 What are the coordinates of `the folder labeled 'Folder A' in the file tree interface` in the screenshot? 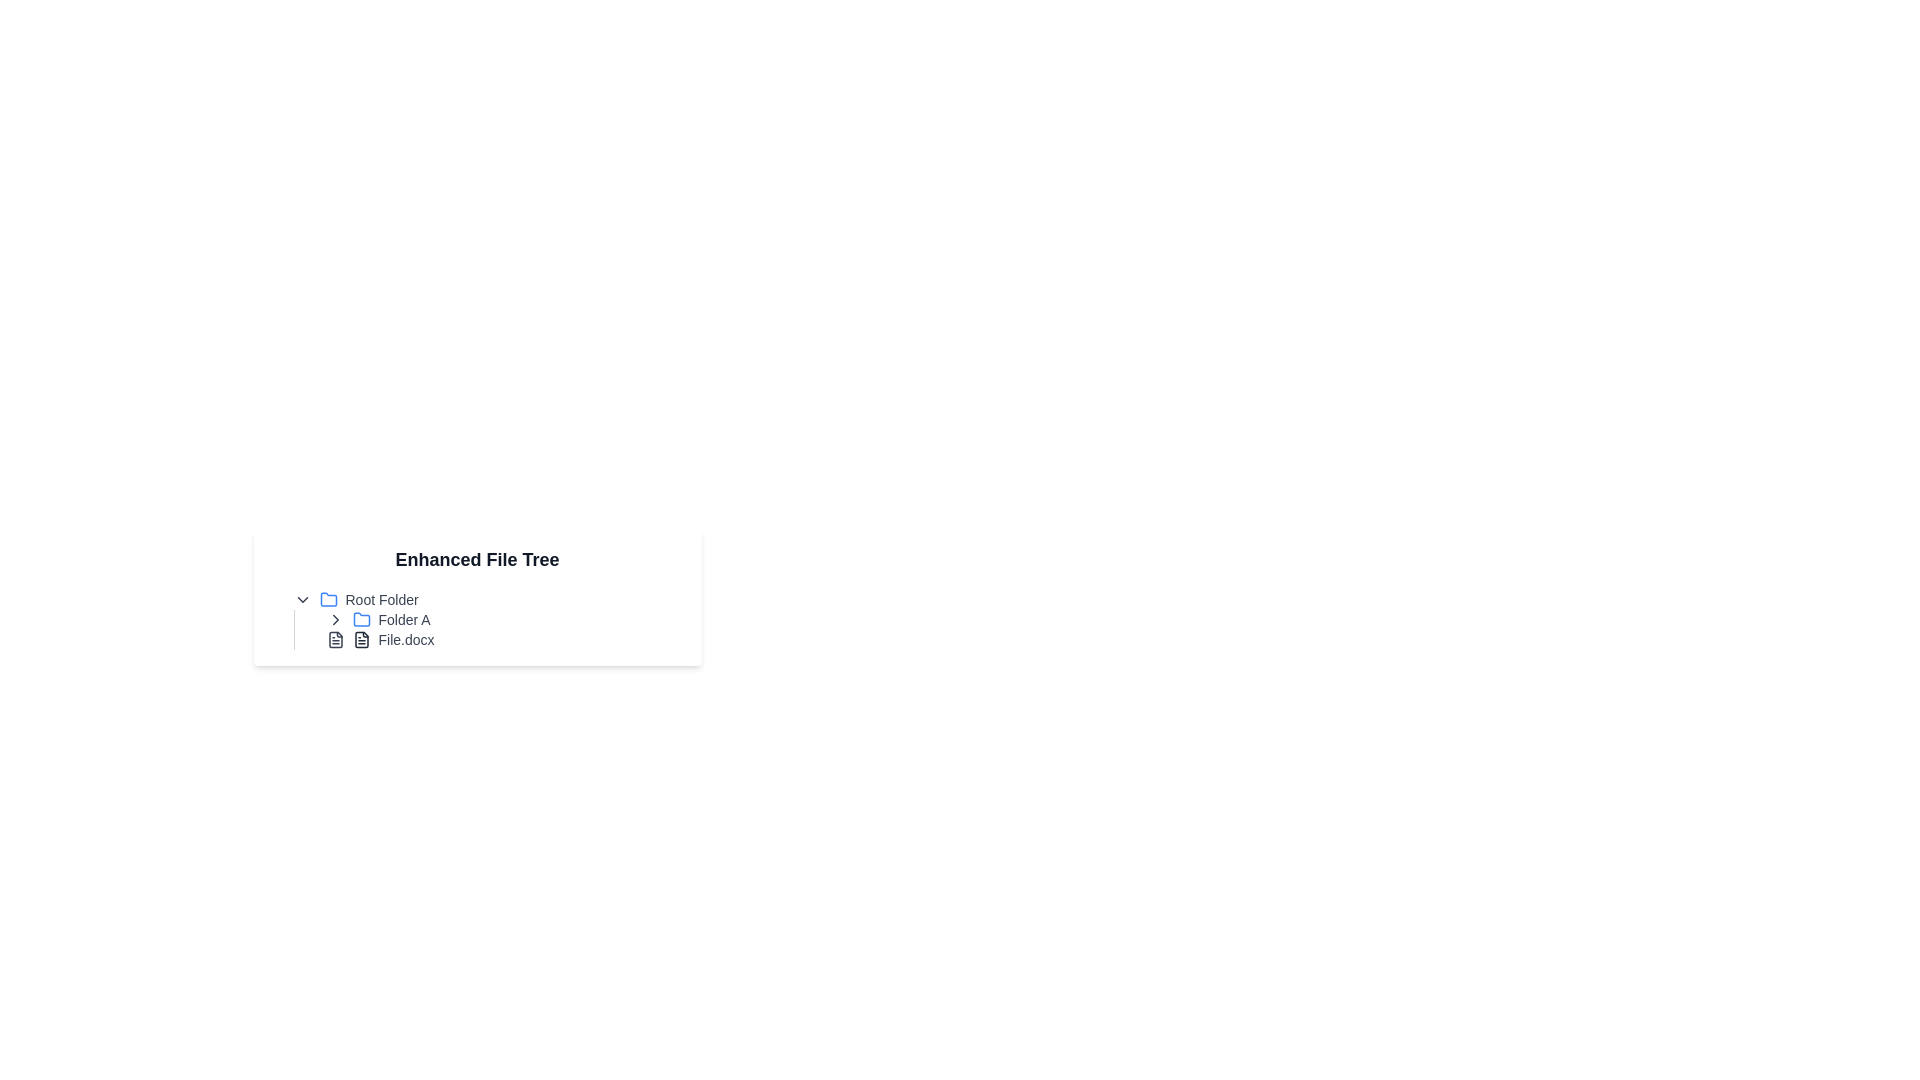 It's located at (494, 619).